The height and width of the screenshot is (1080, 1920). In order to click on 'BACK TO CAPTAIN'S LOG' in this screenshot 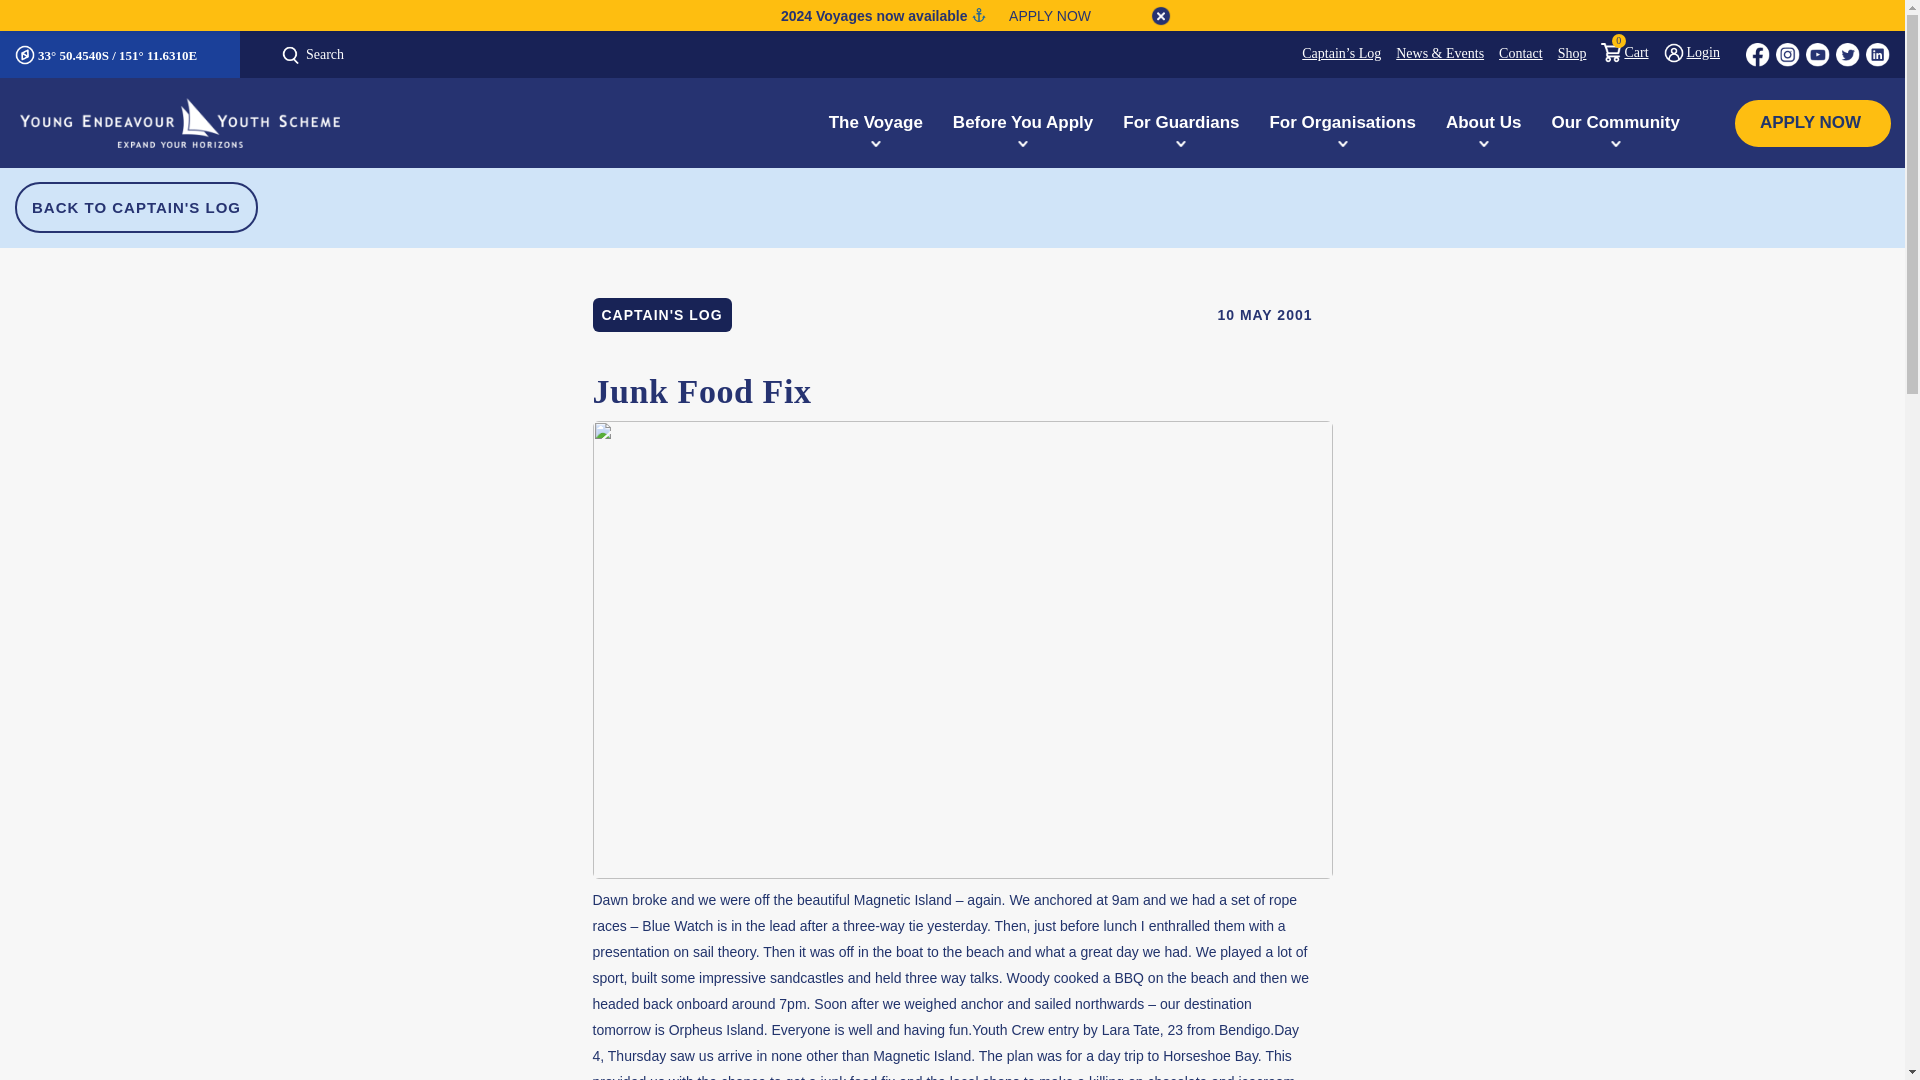, I will do `click(14, 207)`.